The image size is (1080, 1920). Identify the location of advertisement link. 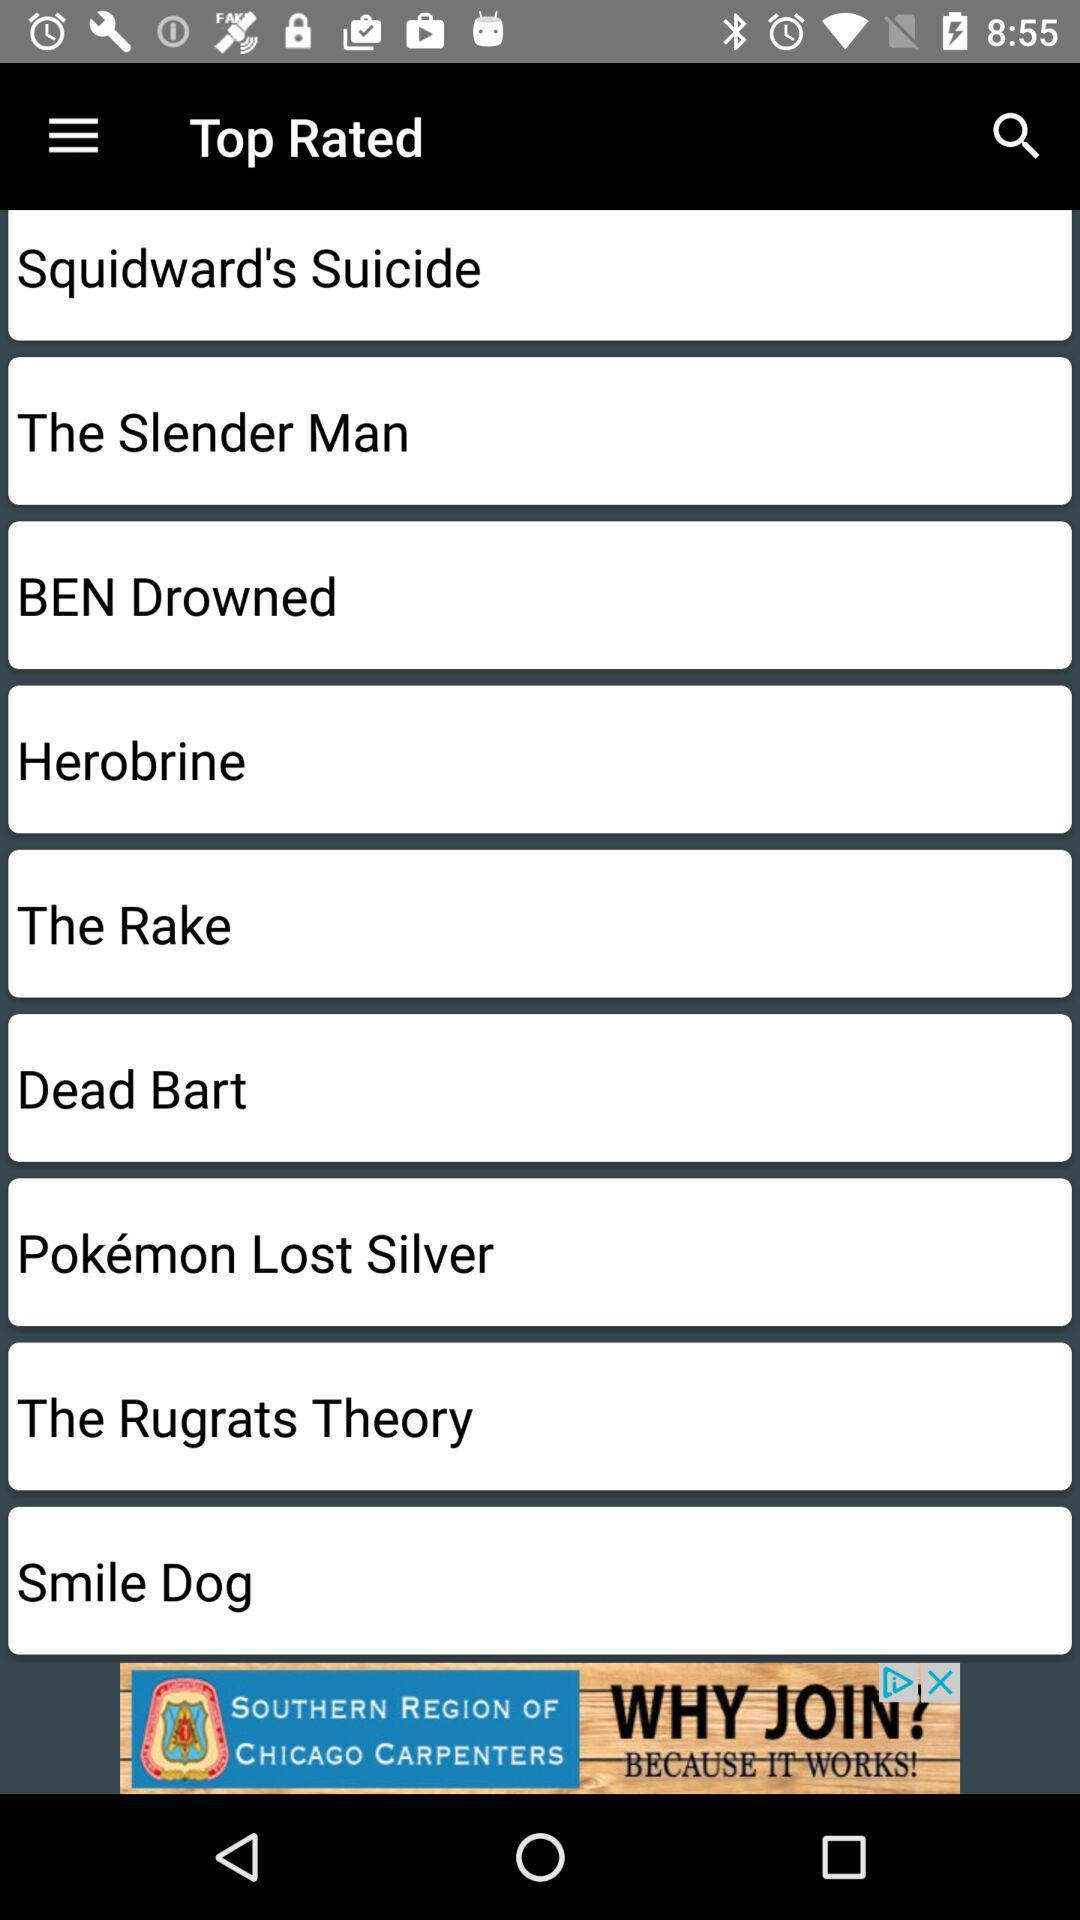
(540, 1727).